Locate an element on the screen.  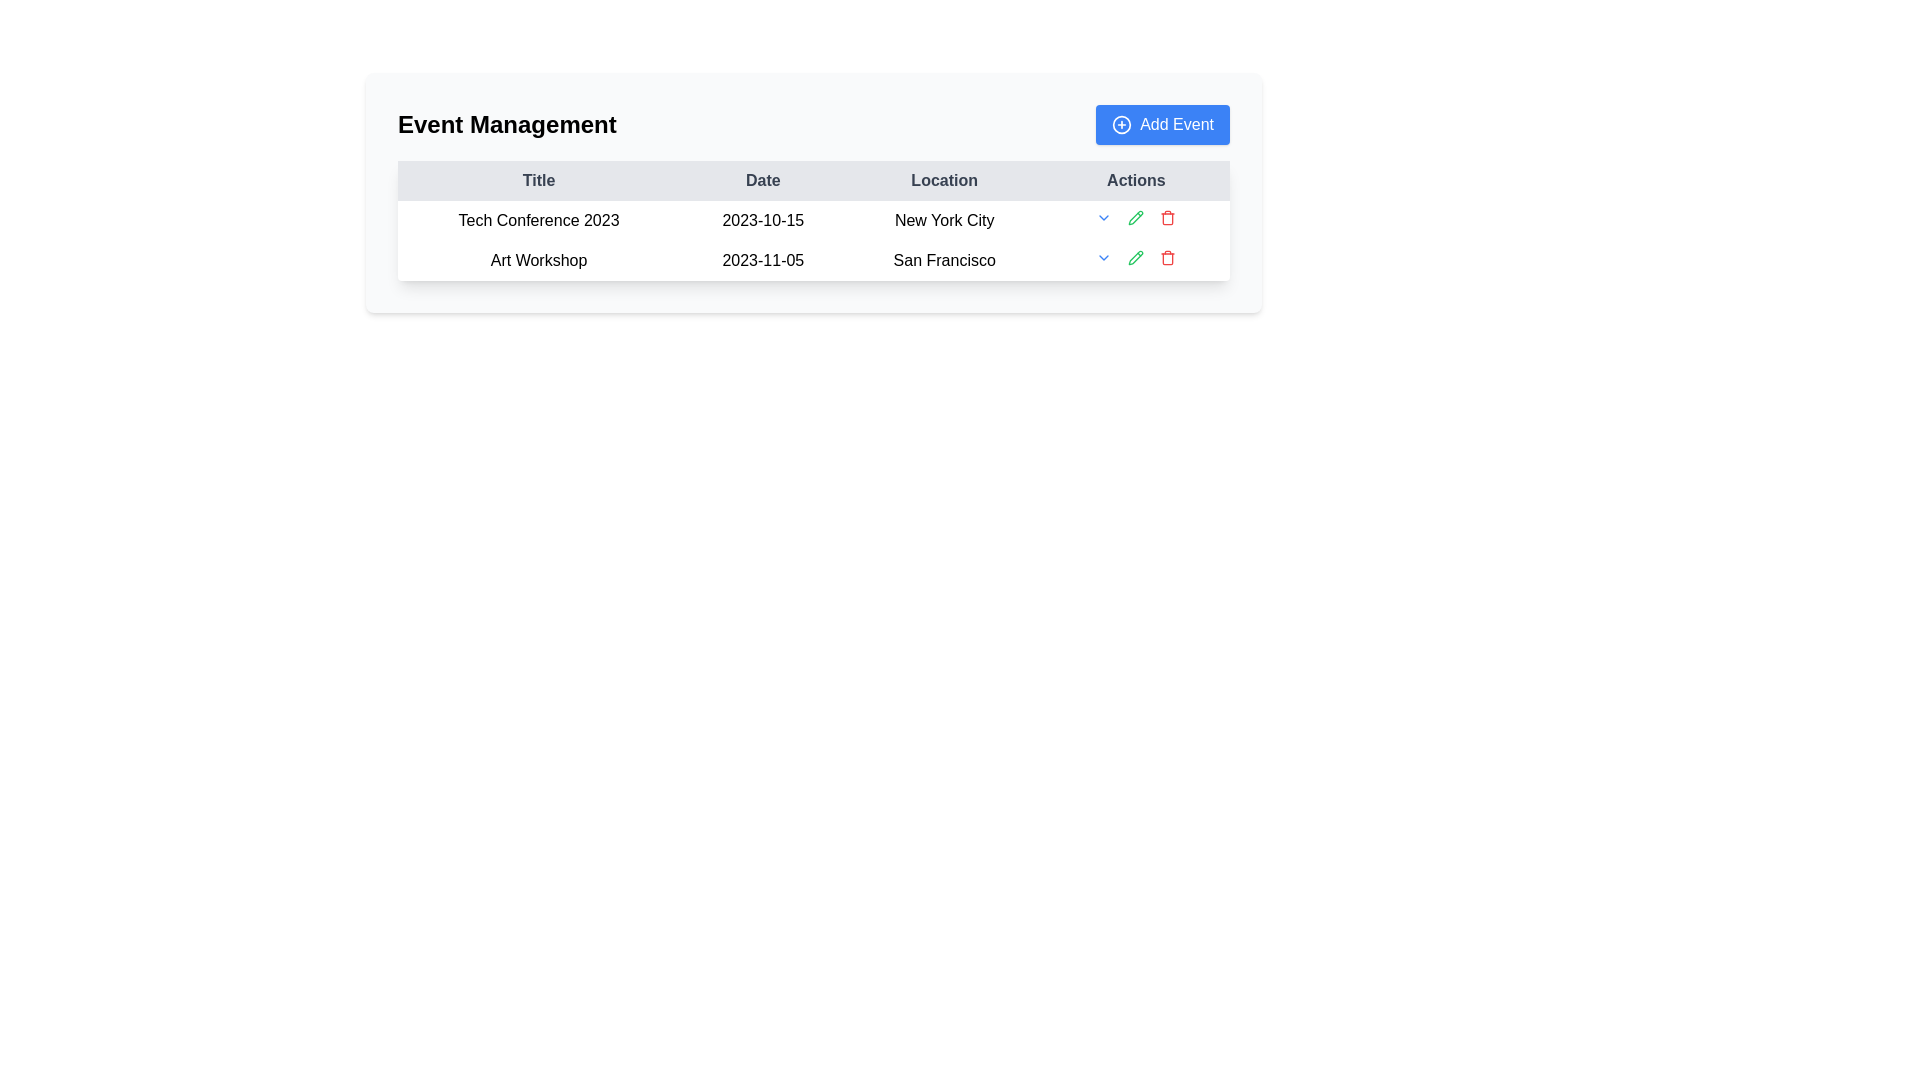
the 'Actions' table header cell, which has a light gray background and dark gray text, positioned as the fourth element in the header row is located at coordinates (1136, 181).